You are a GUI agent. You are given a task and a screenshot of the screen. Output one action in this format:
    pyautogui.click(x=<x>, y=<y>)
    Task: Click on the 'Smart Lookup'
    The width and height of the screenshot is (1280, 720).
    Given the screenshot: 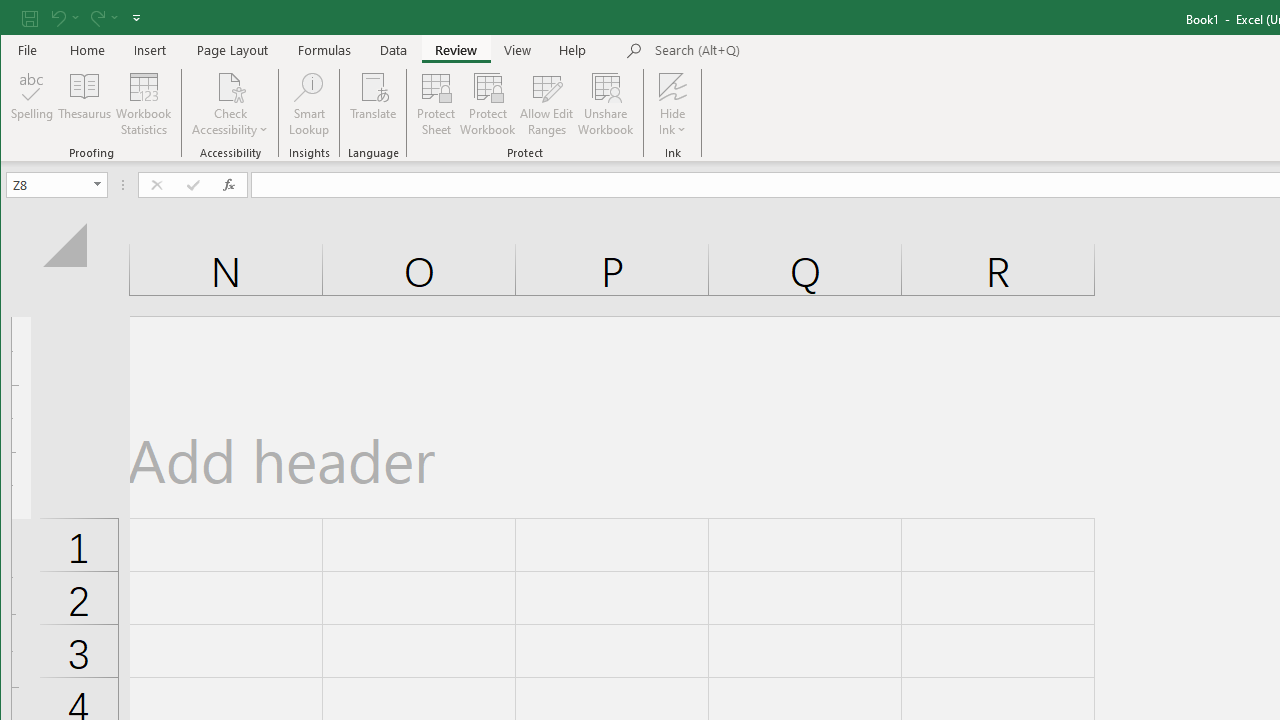 What is the action you would take?
    pyautogui.click(x=308, y=104)
    